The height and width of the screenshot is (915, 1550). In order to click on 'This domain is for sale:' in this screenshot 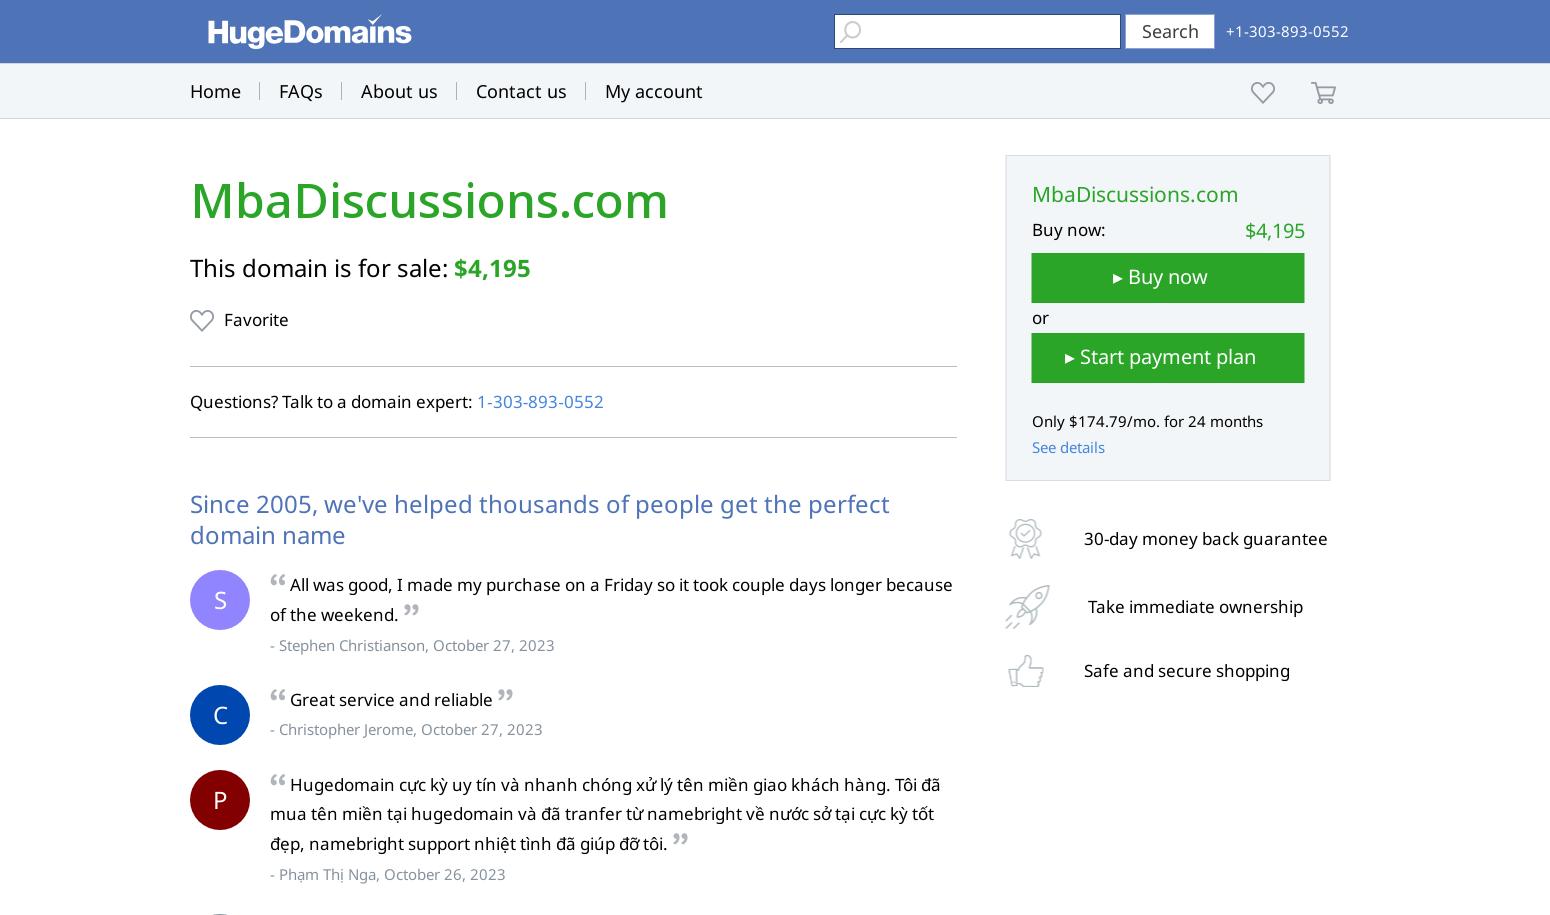, I will do `click(320, 266)`.